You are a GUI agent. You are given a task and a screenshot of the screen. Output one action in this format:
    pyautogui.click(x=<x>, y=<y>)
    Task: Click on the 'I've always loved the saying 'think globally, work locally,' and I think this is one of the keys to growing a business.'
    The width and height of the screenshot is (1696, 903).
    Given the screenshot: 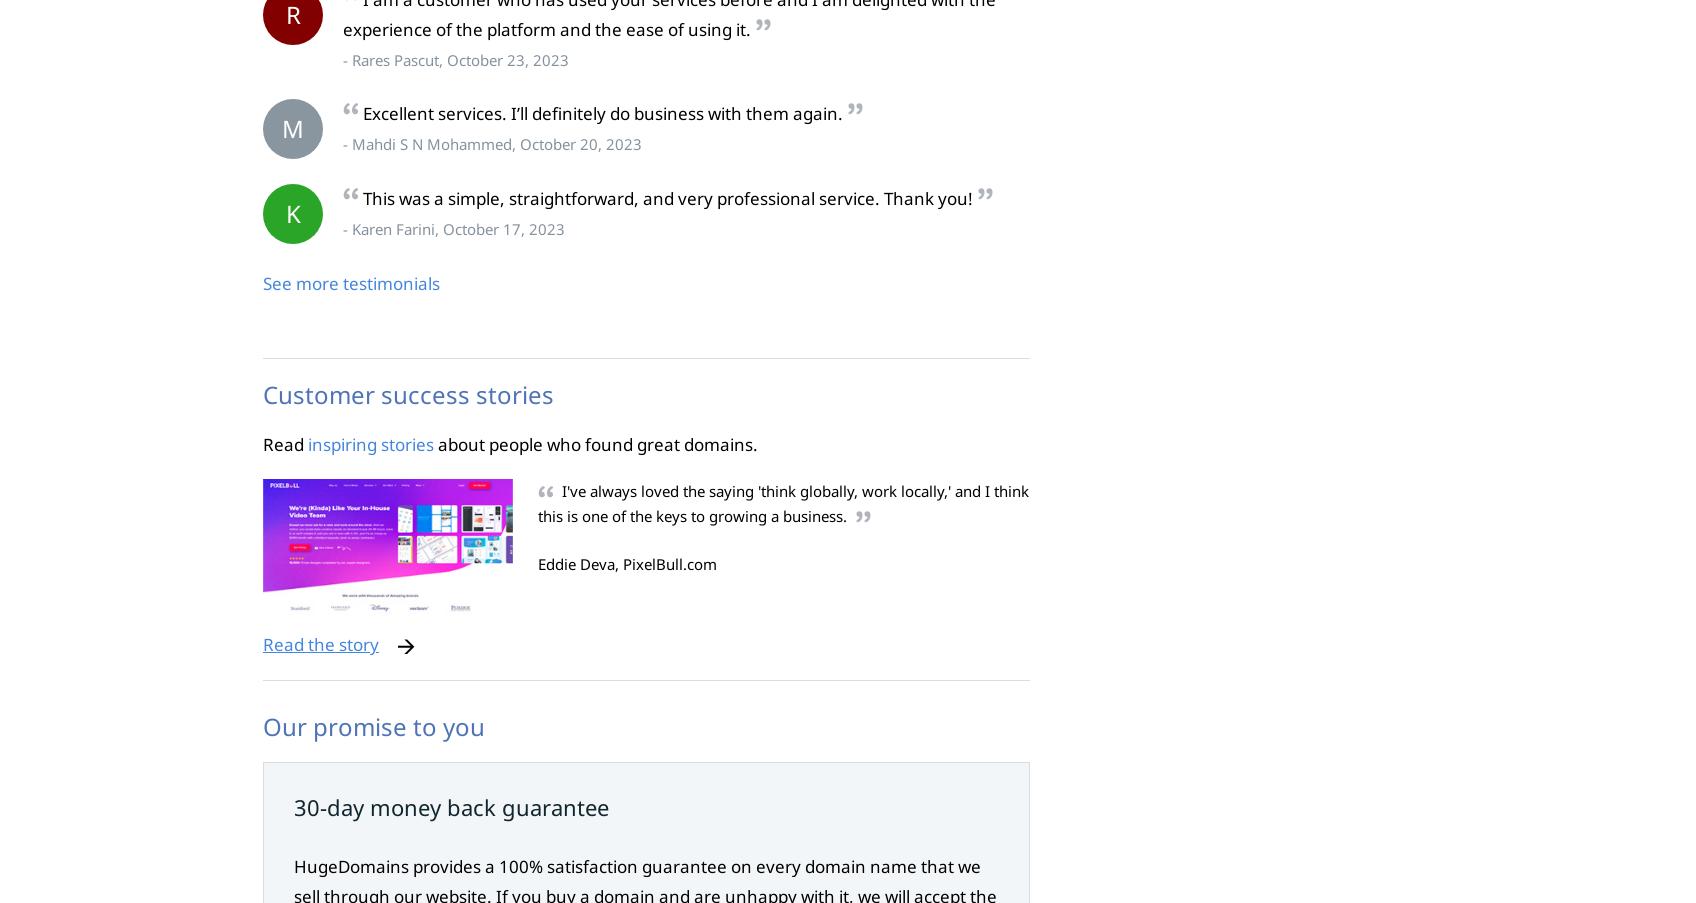 What is the action you would take?
    pyautogui.click(x=782, y=503)
    